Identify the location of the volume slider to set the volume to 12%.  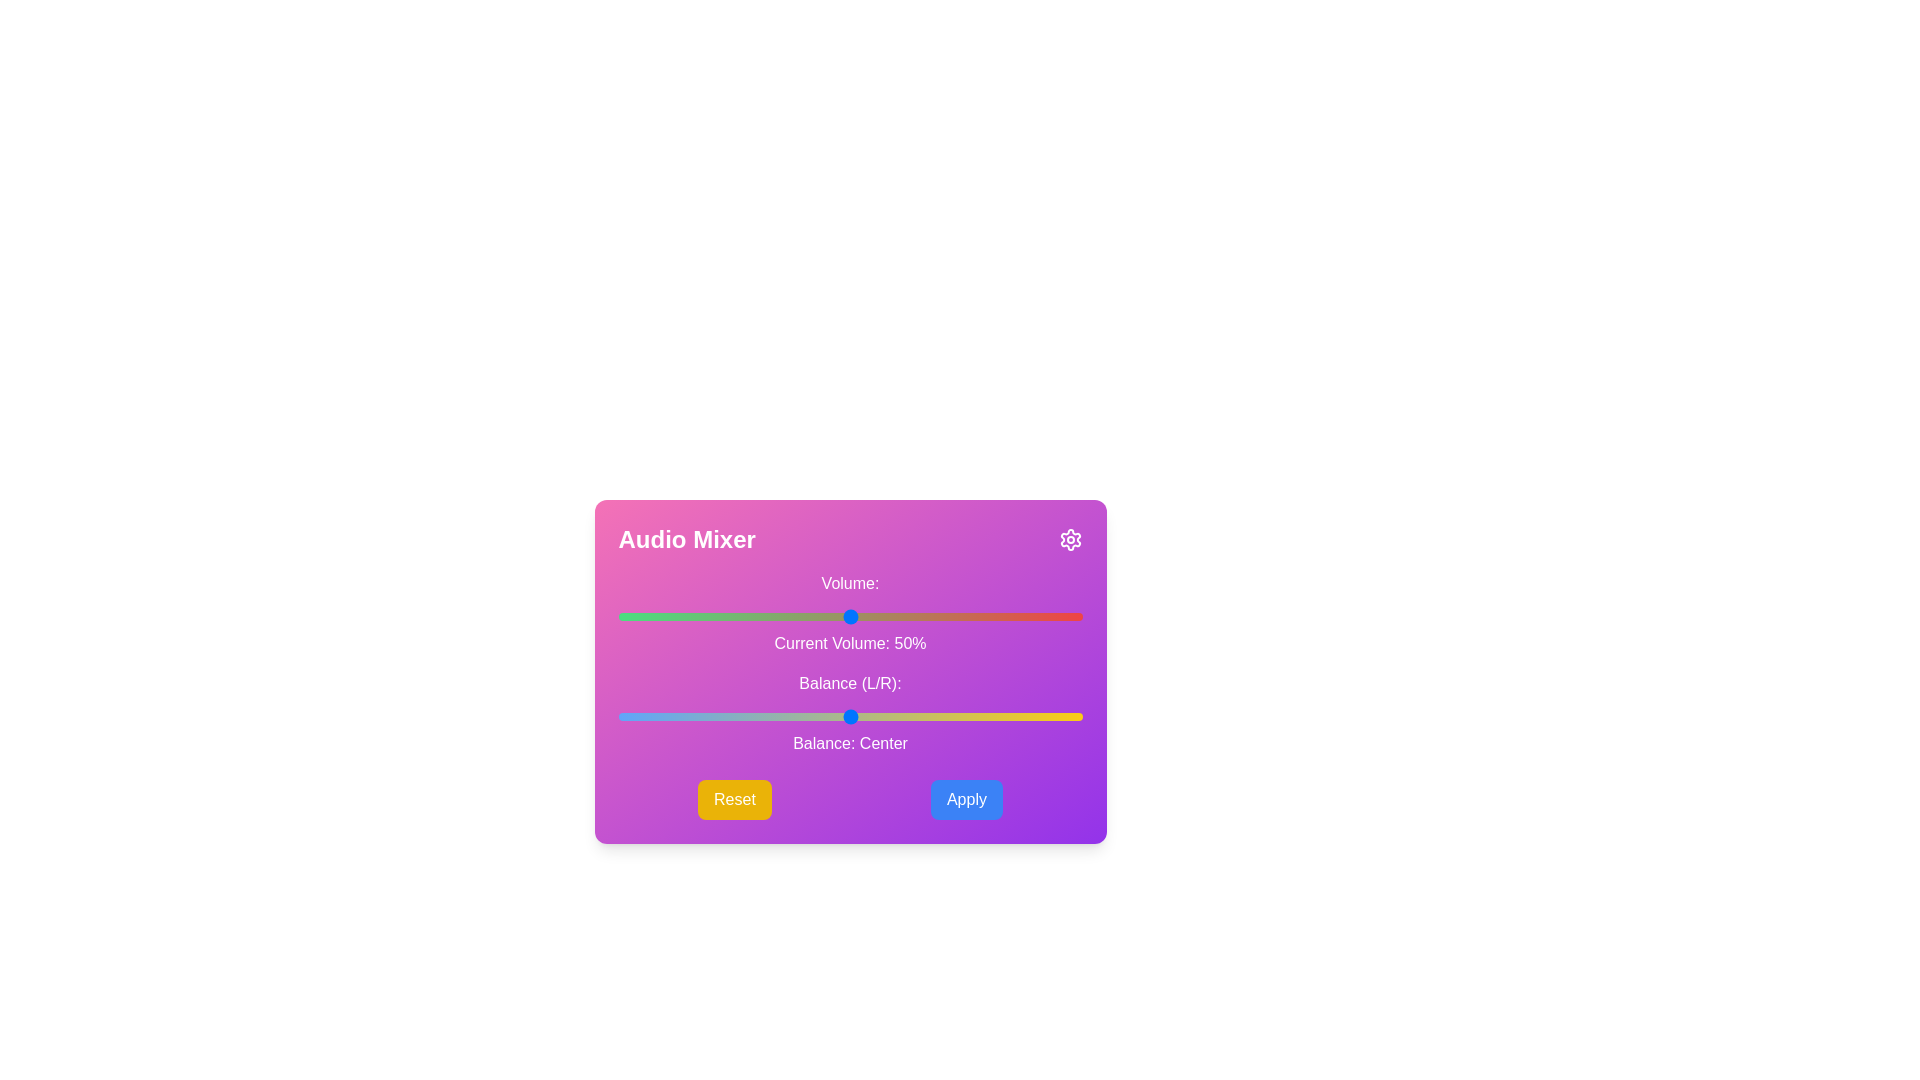
(674, 616).